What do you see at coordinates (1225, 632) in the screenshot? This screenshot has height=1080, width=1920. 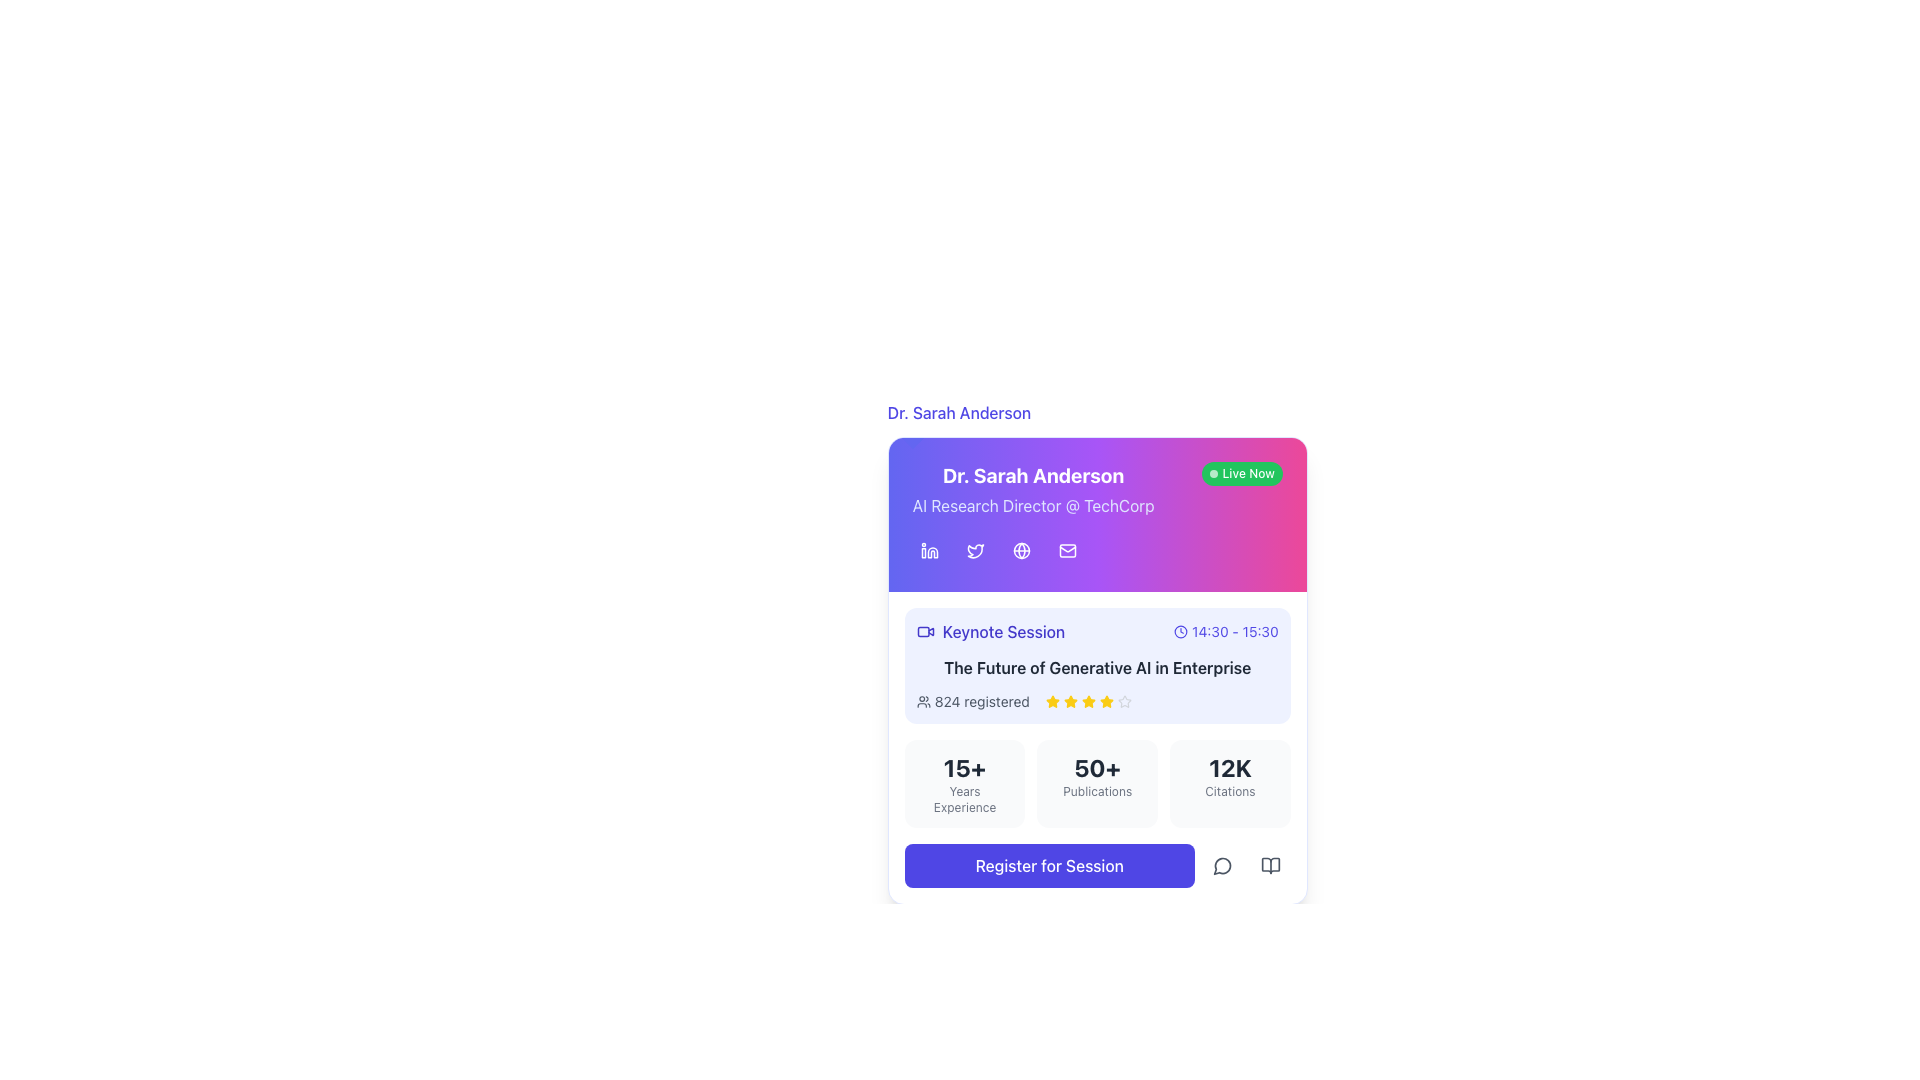 I see `the icon with accompanying text (time) that displays the scheduled time for the 'Keynote Session' event, located to the right of the 'Keynote Session' title text block` at bounding box center [1225, 632].